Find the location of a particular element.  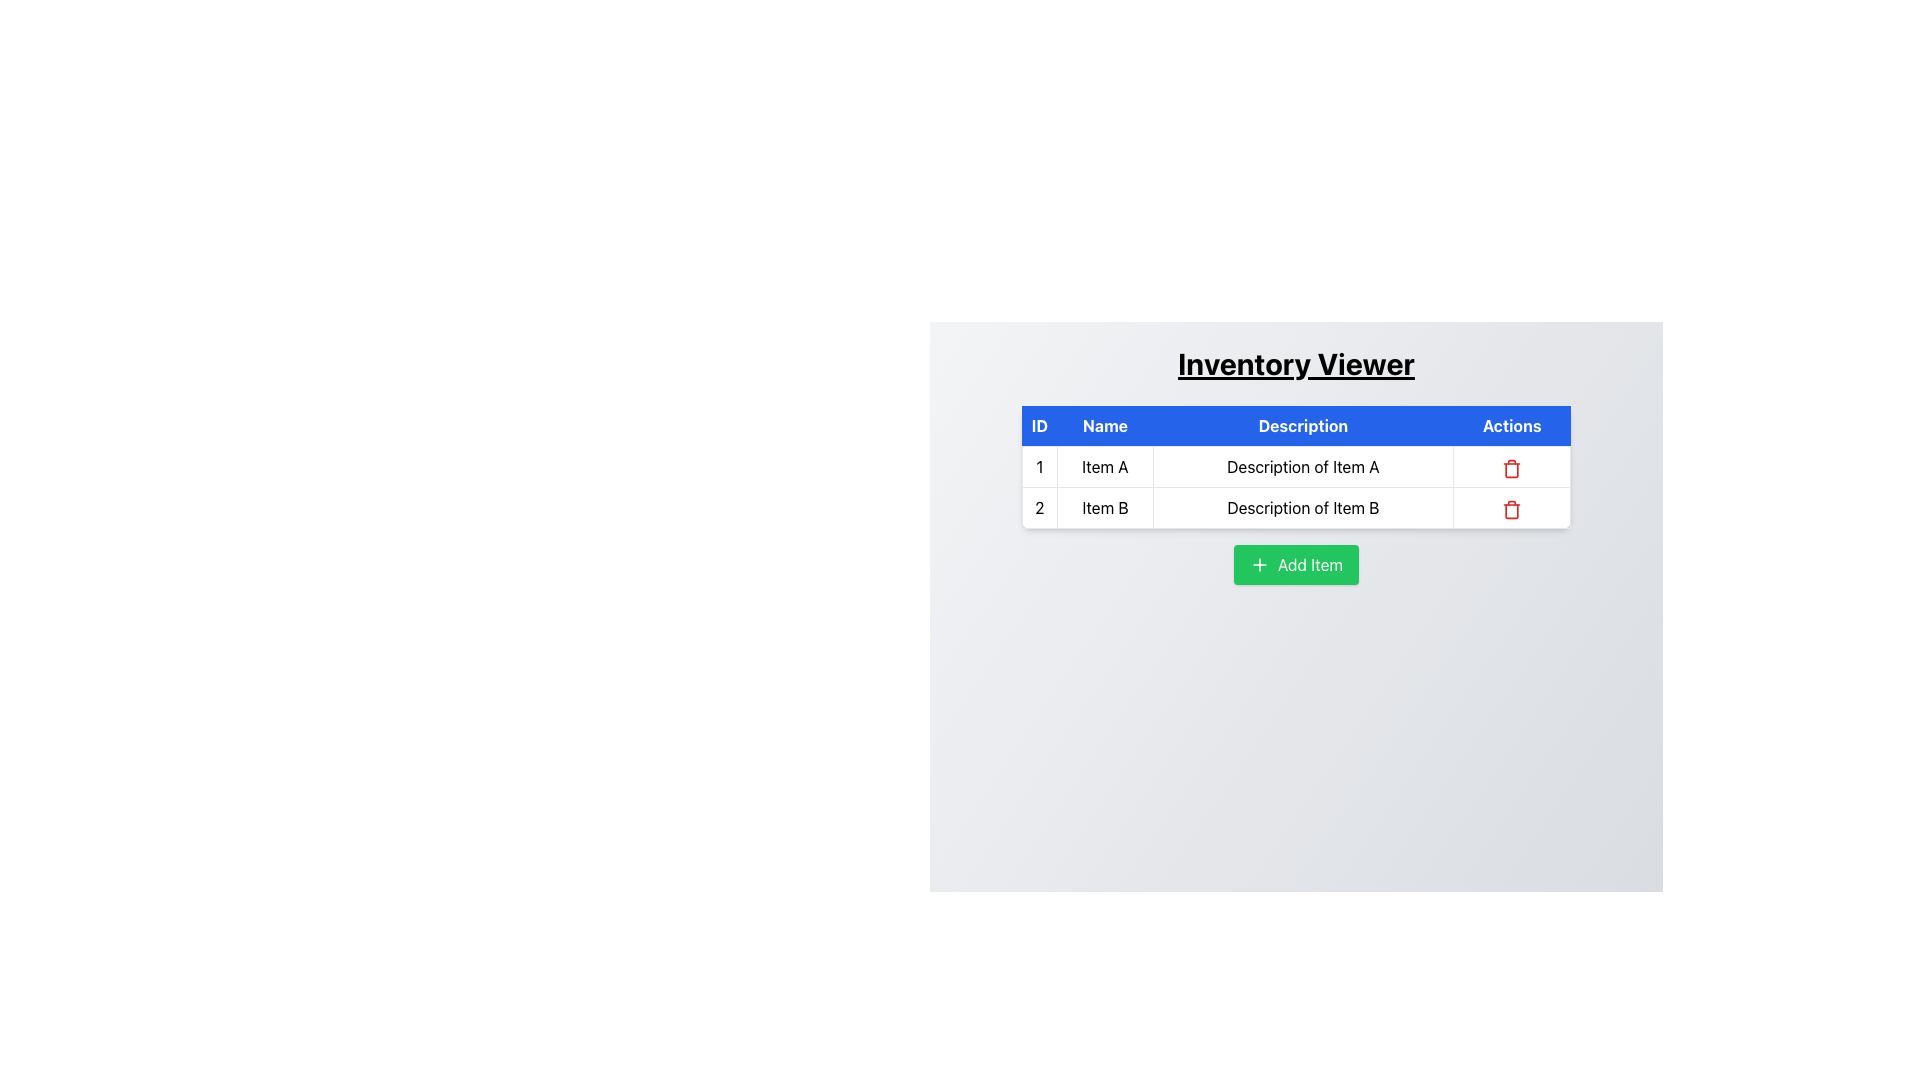

the Static Text Label displaying the name of the first item in the inventory, located in the first row of the table next to the ID column is located at coordinates (1104, 466).